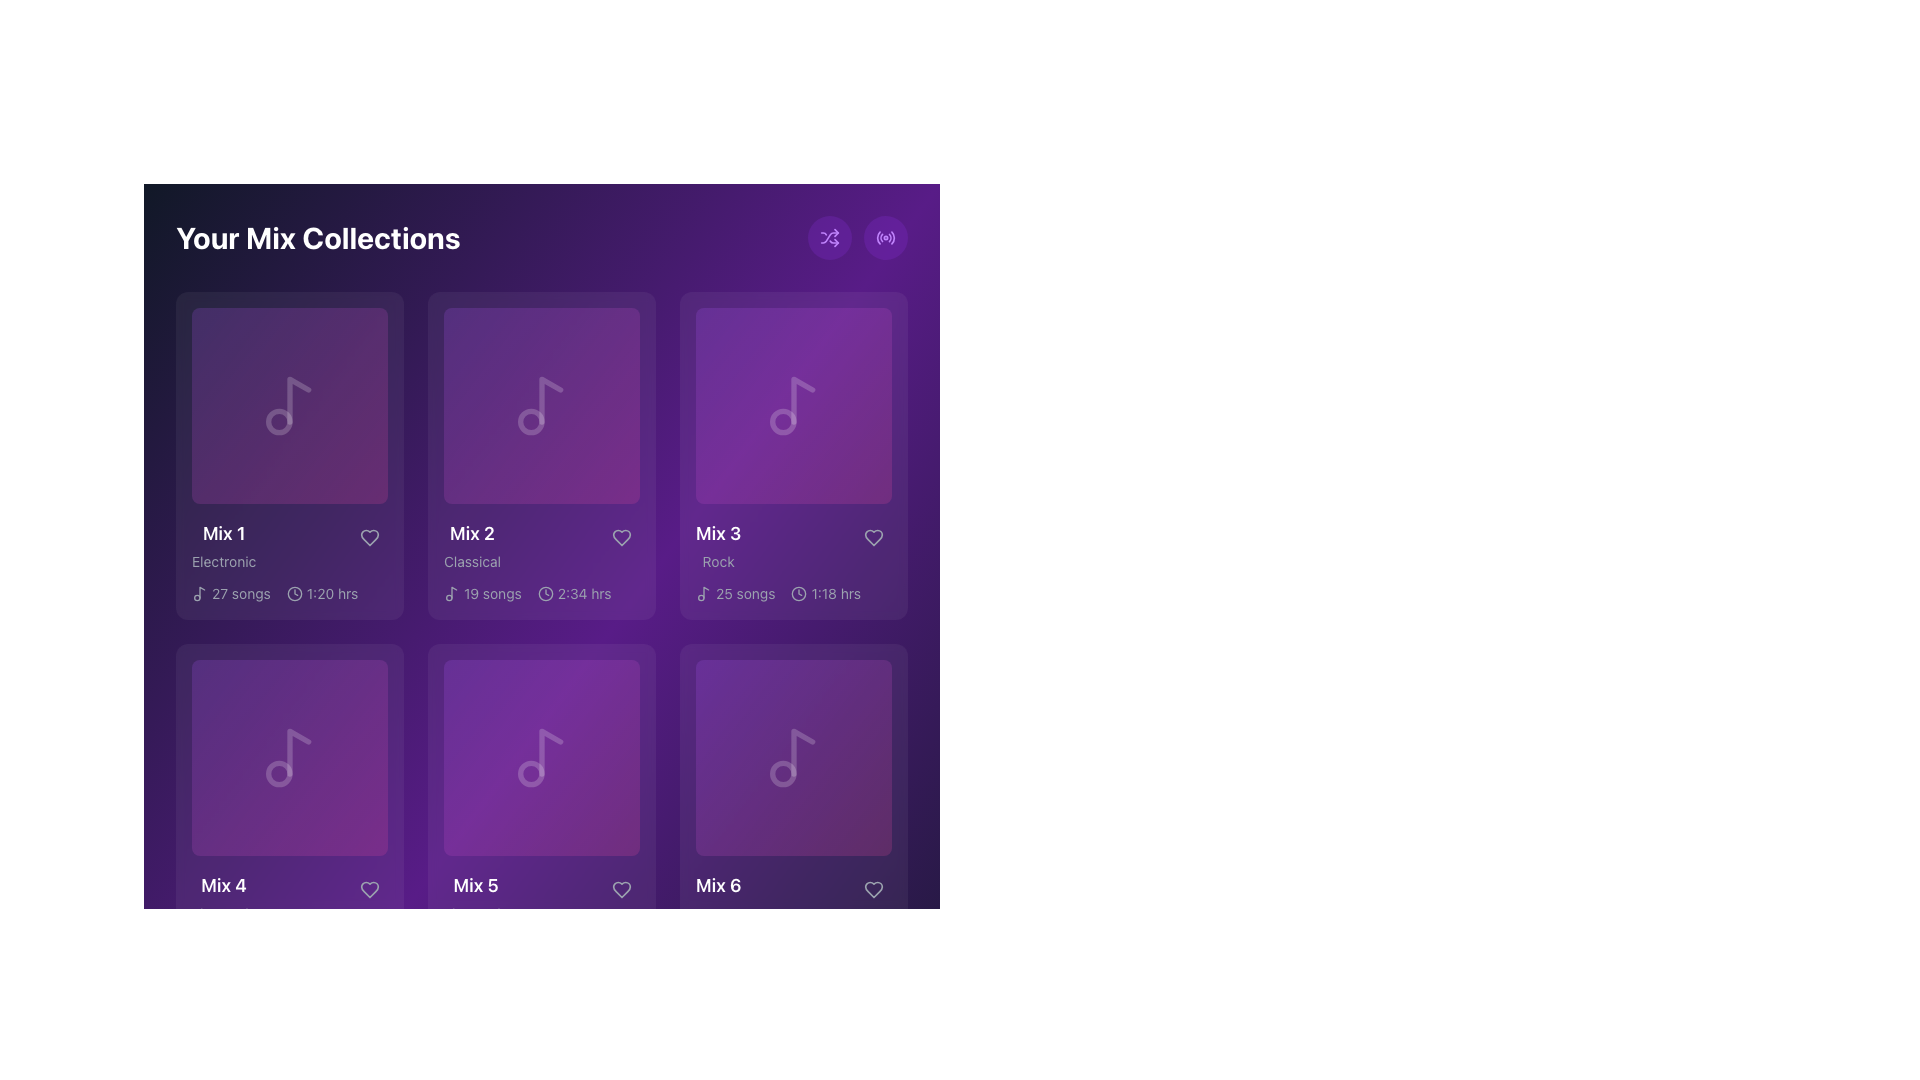  Describe the element at coordinates (288, 405) in the screenshot. I see `the play button icon that is centrally located within the purple rounded button for initiating playback of the content associated with Mix 1` at that location.